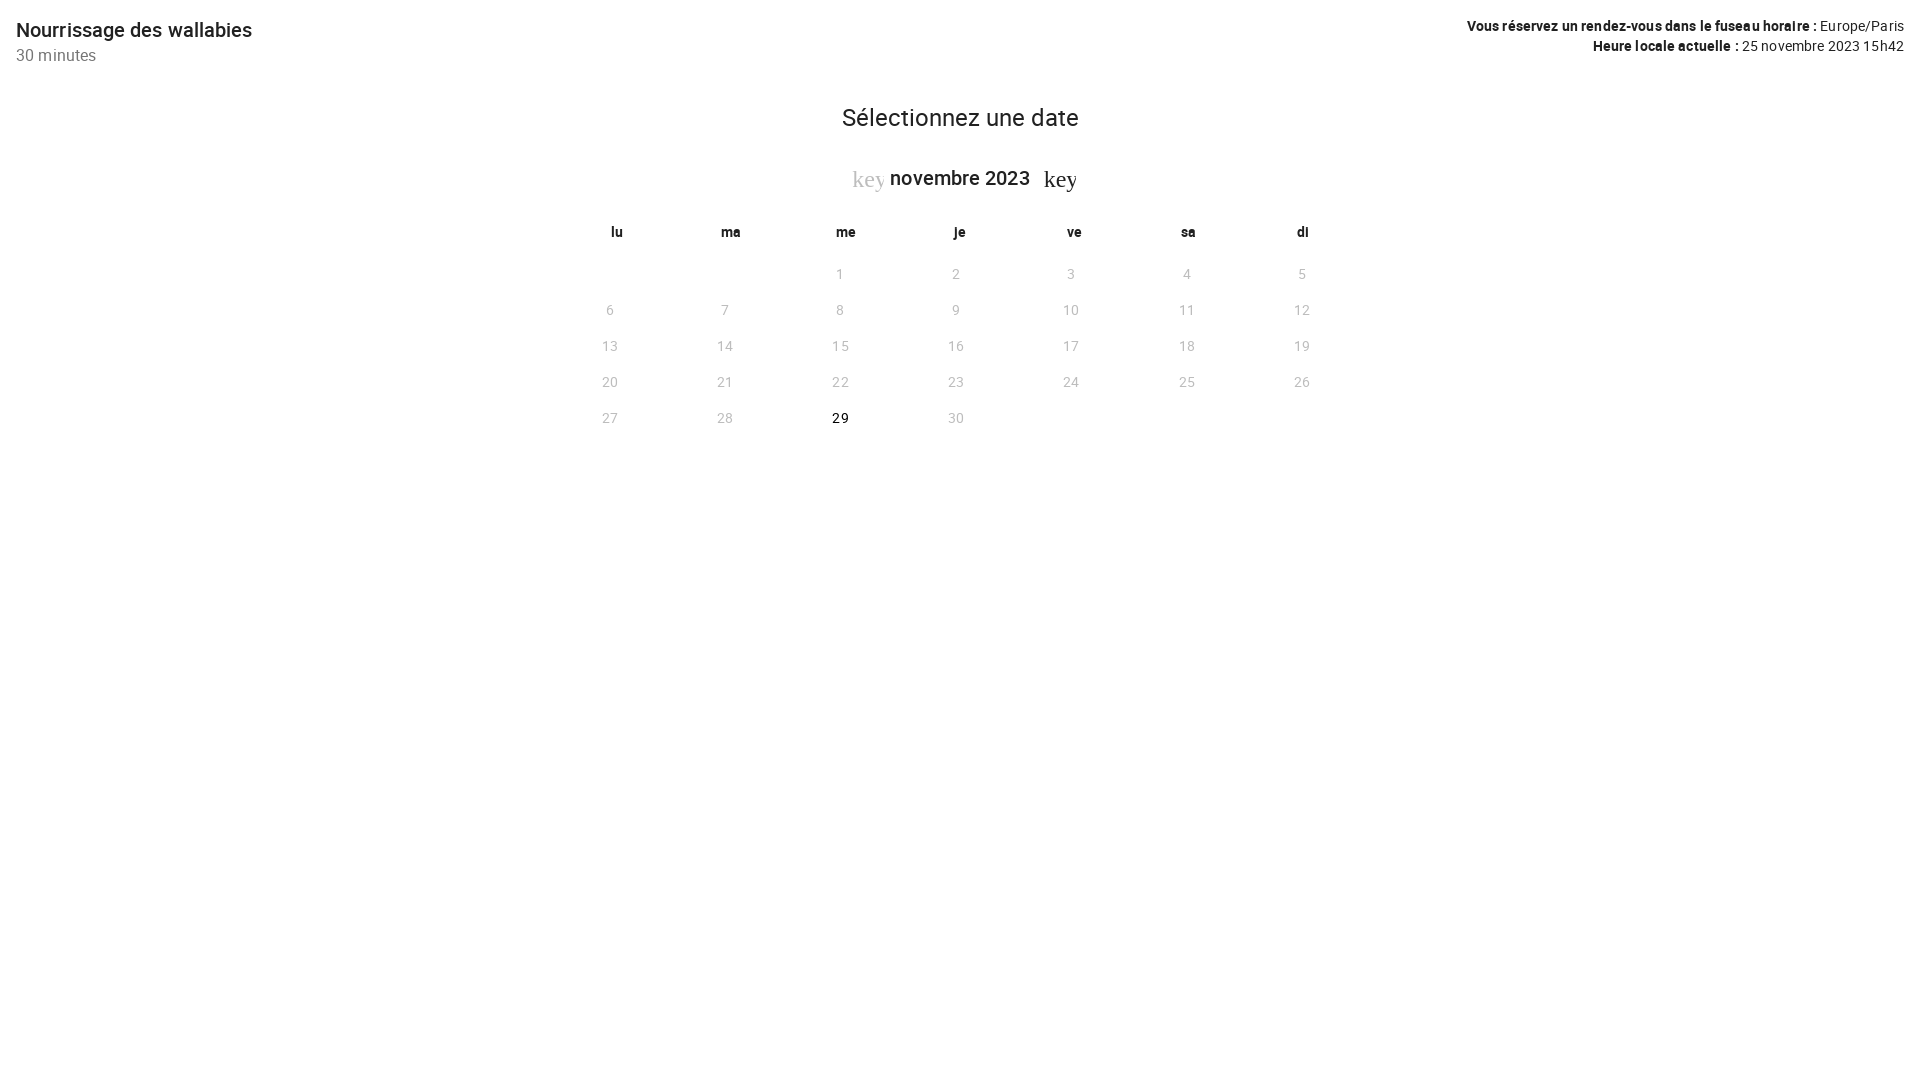  I want to click on '13', so click(552, 345).